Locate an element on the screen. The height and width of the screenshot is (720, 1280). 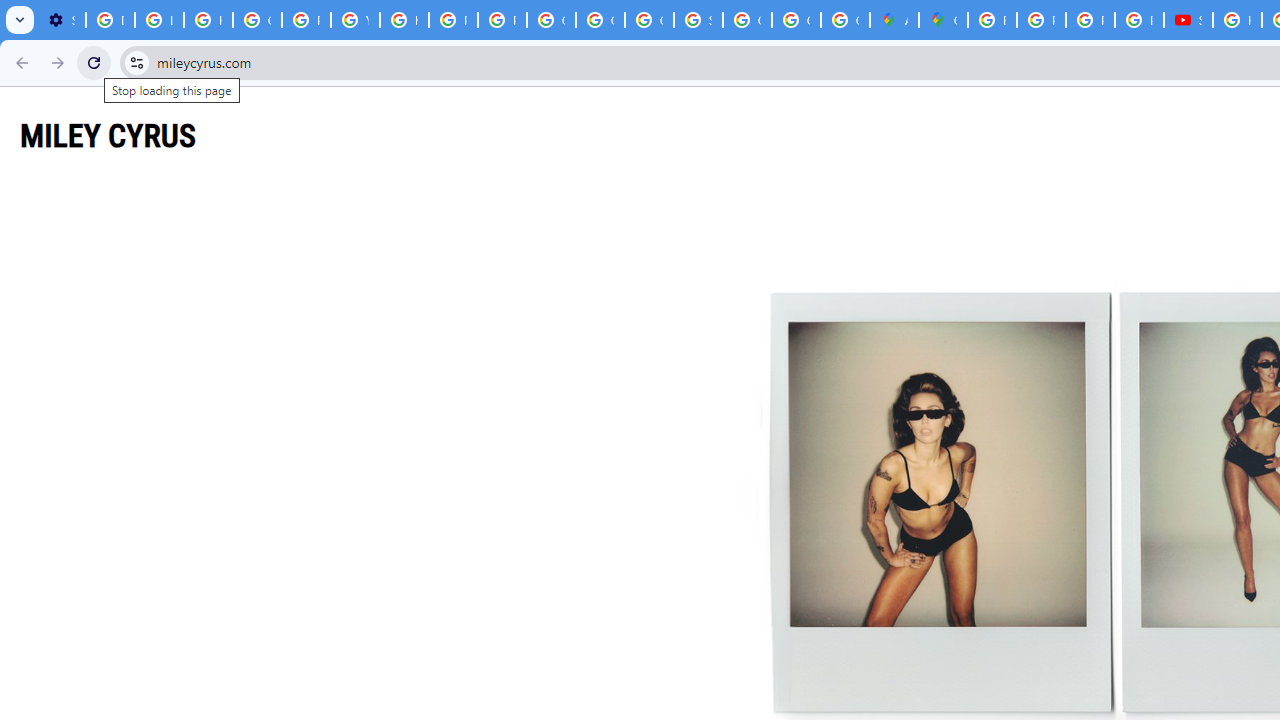
'Settings - Customize profile' is located at coordinates (61, 20).